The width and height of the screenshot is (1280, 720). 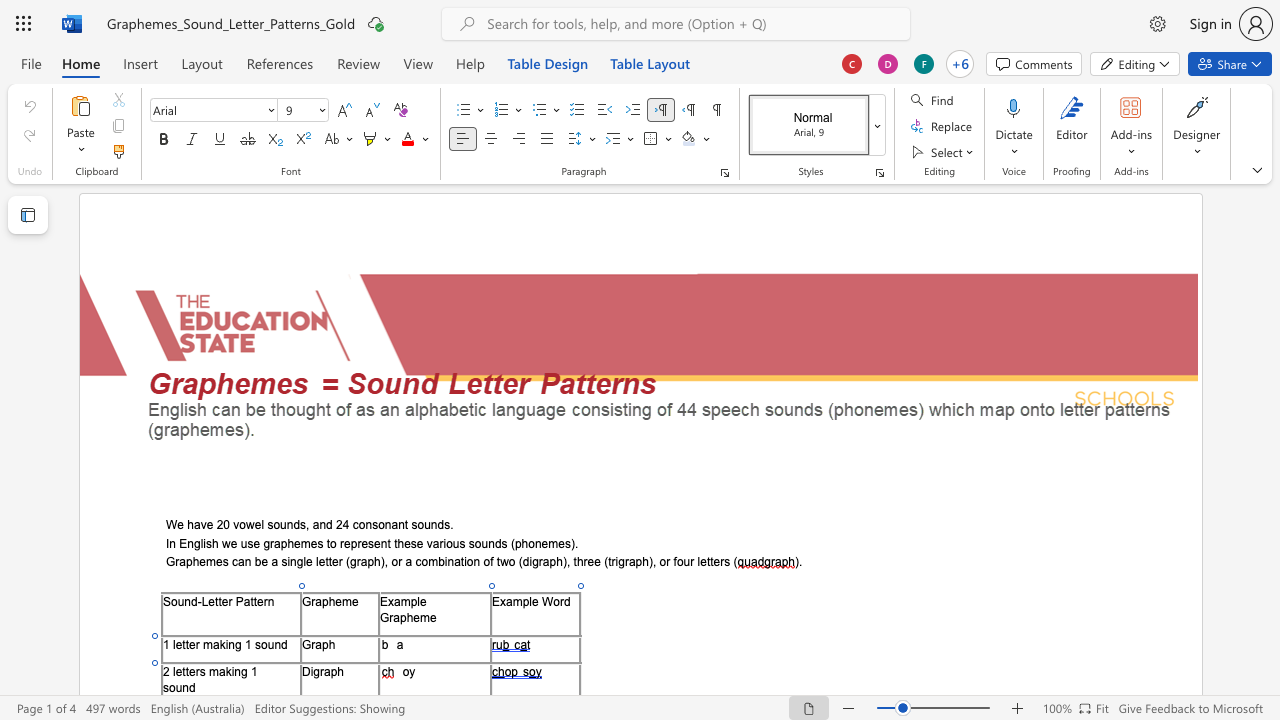 What do you see at coordinates (330, 671) in the screenshot?
I see `the space between the continuous character "a" and "p" in the text` at bounding box center [330, 671].